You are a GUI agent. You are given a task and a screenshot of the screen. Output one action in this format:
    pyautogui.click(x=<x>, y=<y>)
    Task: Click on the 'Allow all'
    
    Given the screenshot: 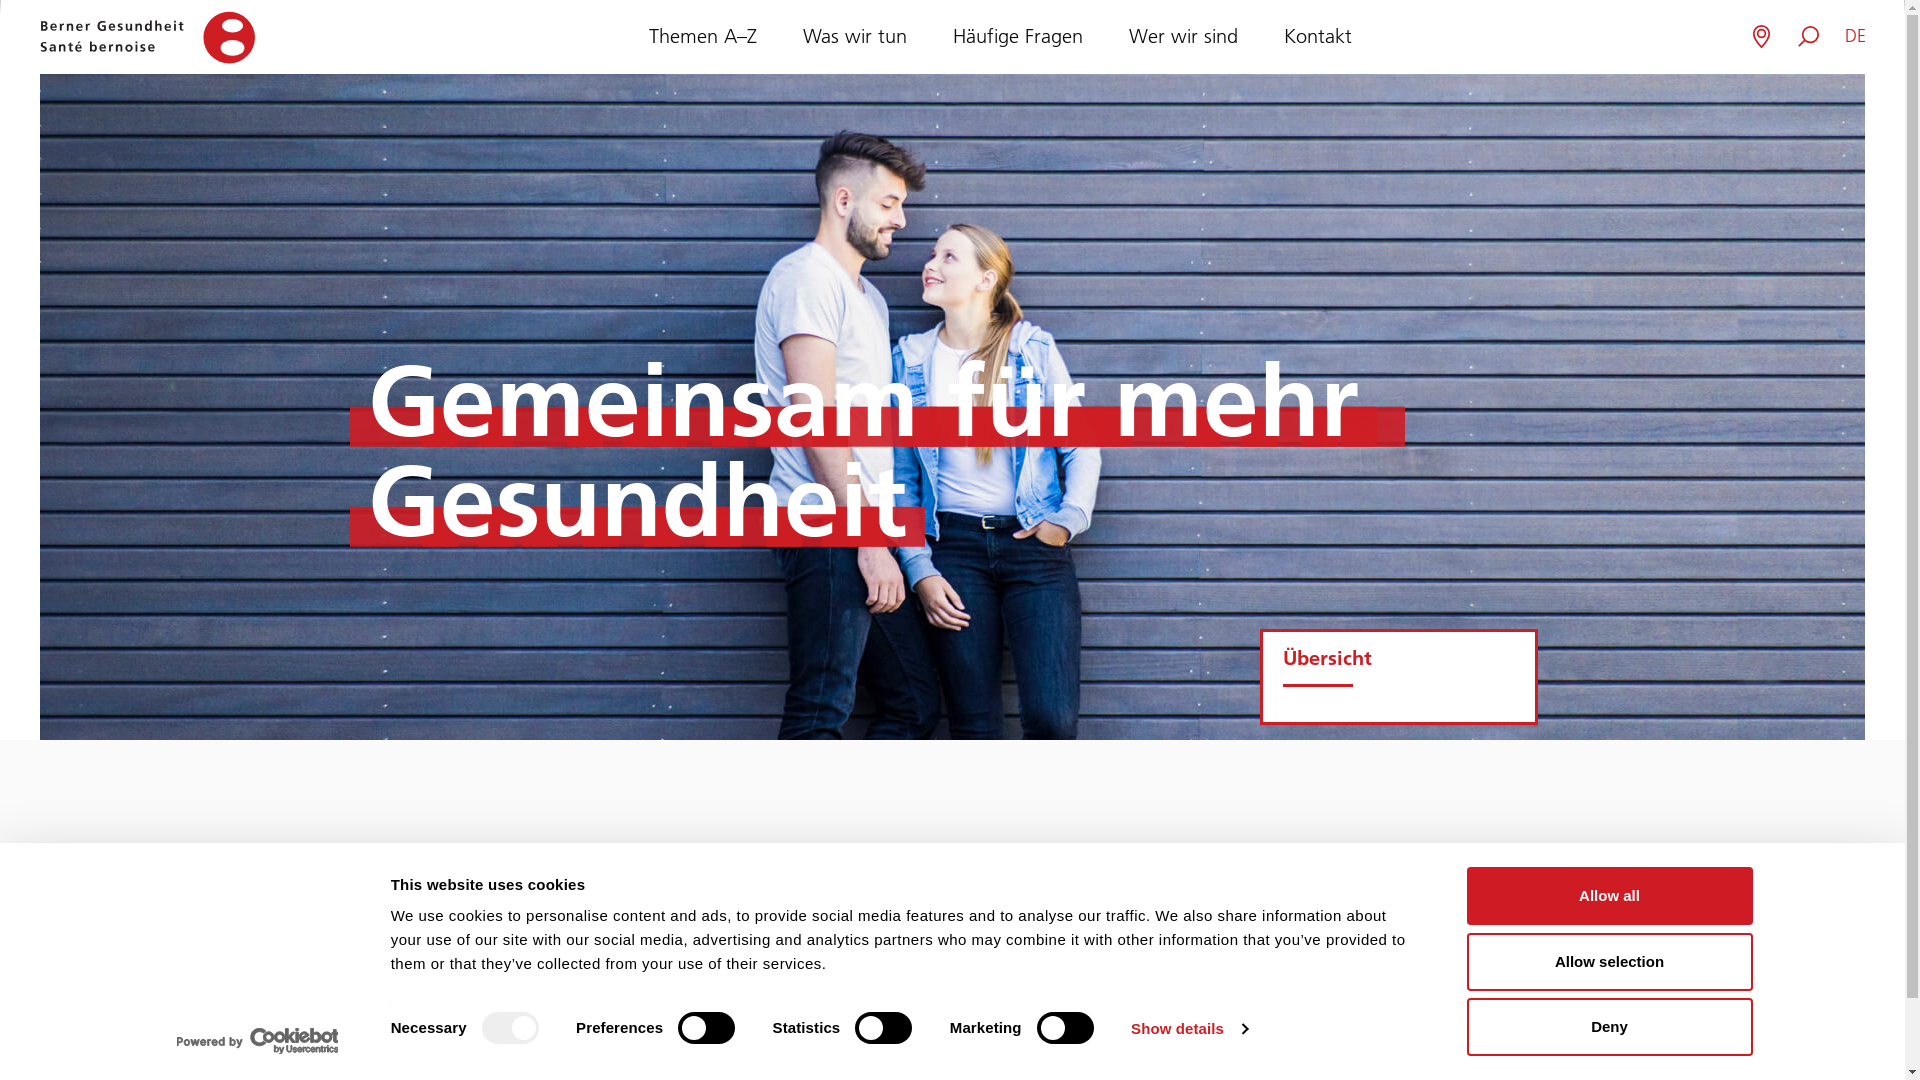 What is the action you would take?
    pyautogui.click(x=1608, y=894)
    